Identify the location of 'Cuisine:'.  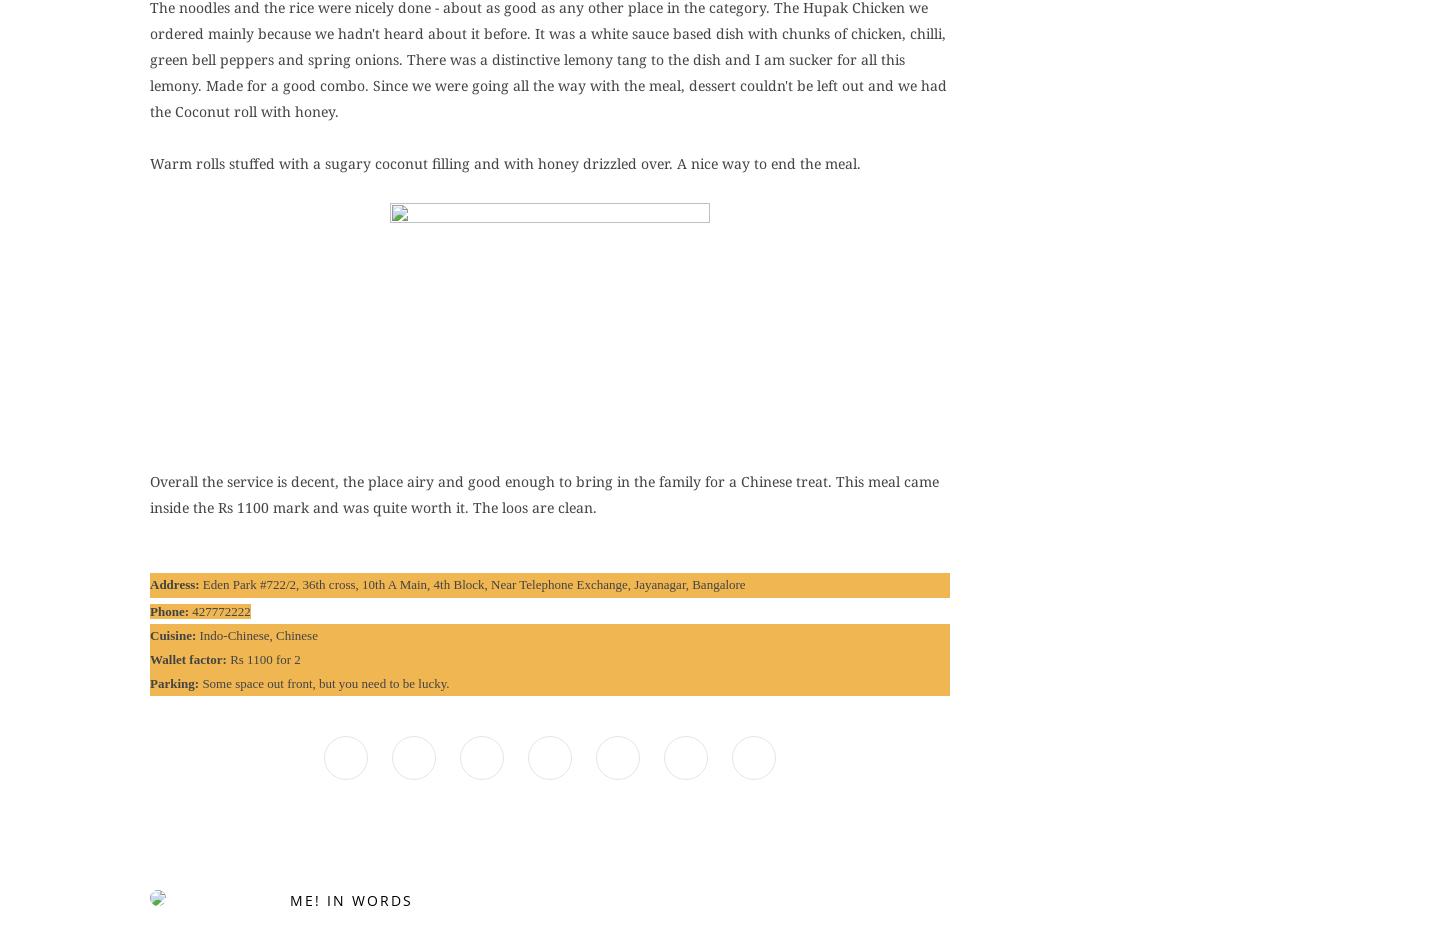
(173, 633).